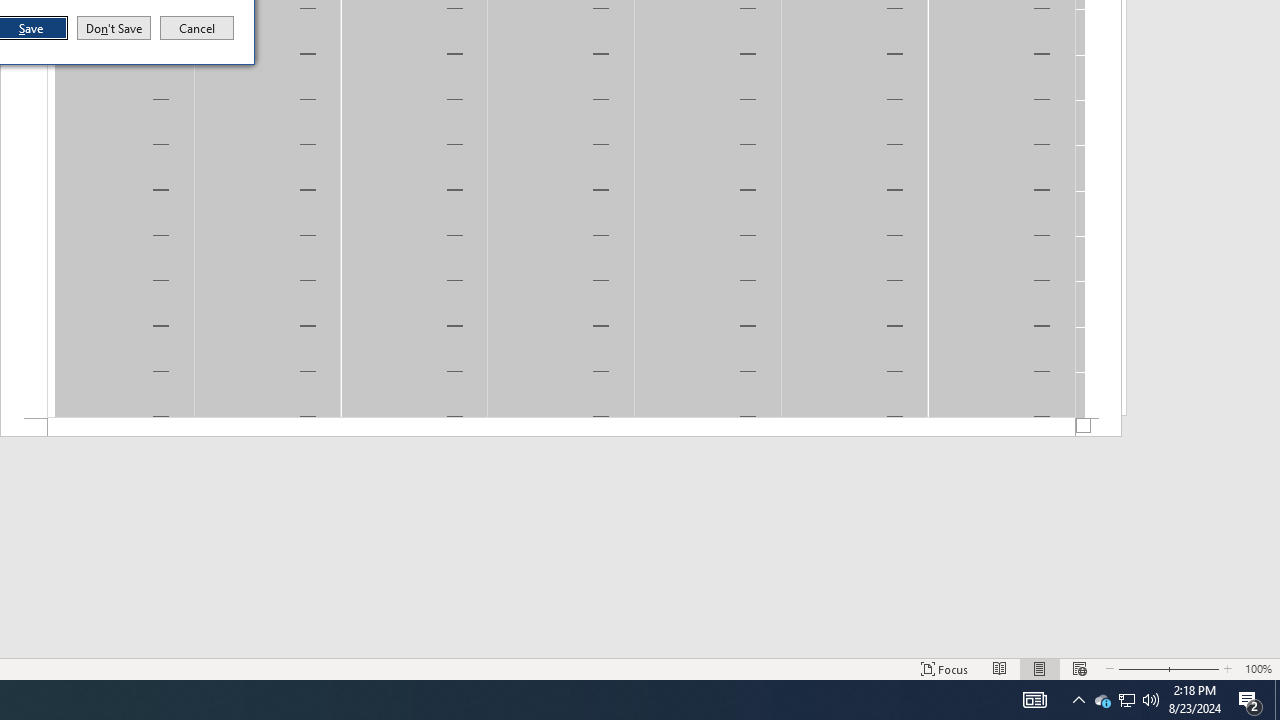 The height and width of the screenshot is (720, 1280). Describe the element at coordinates (1276, 698) in the screenshot. I see `'Show desktop'` at that location.